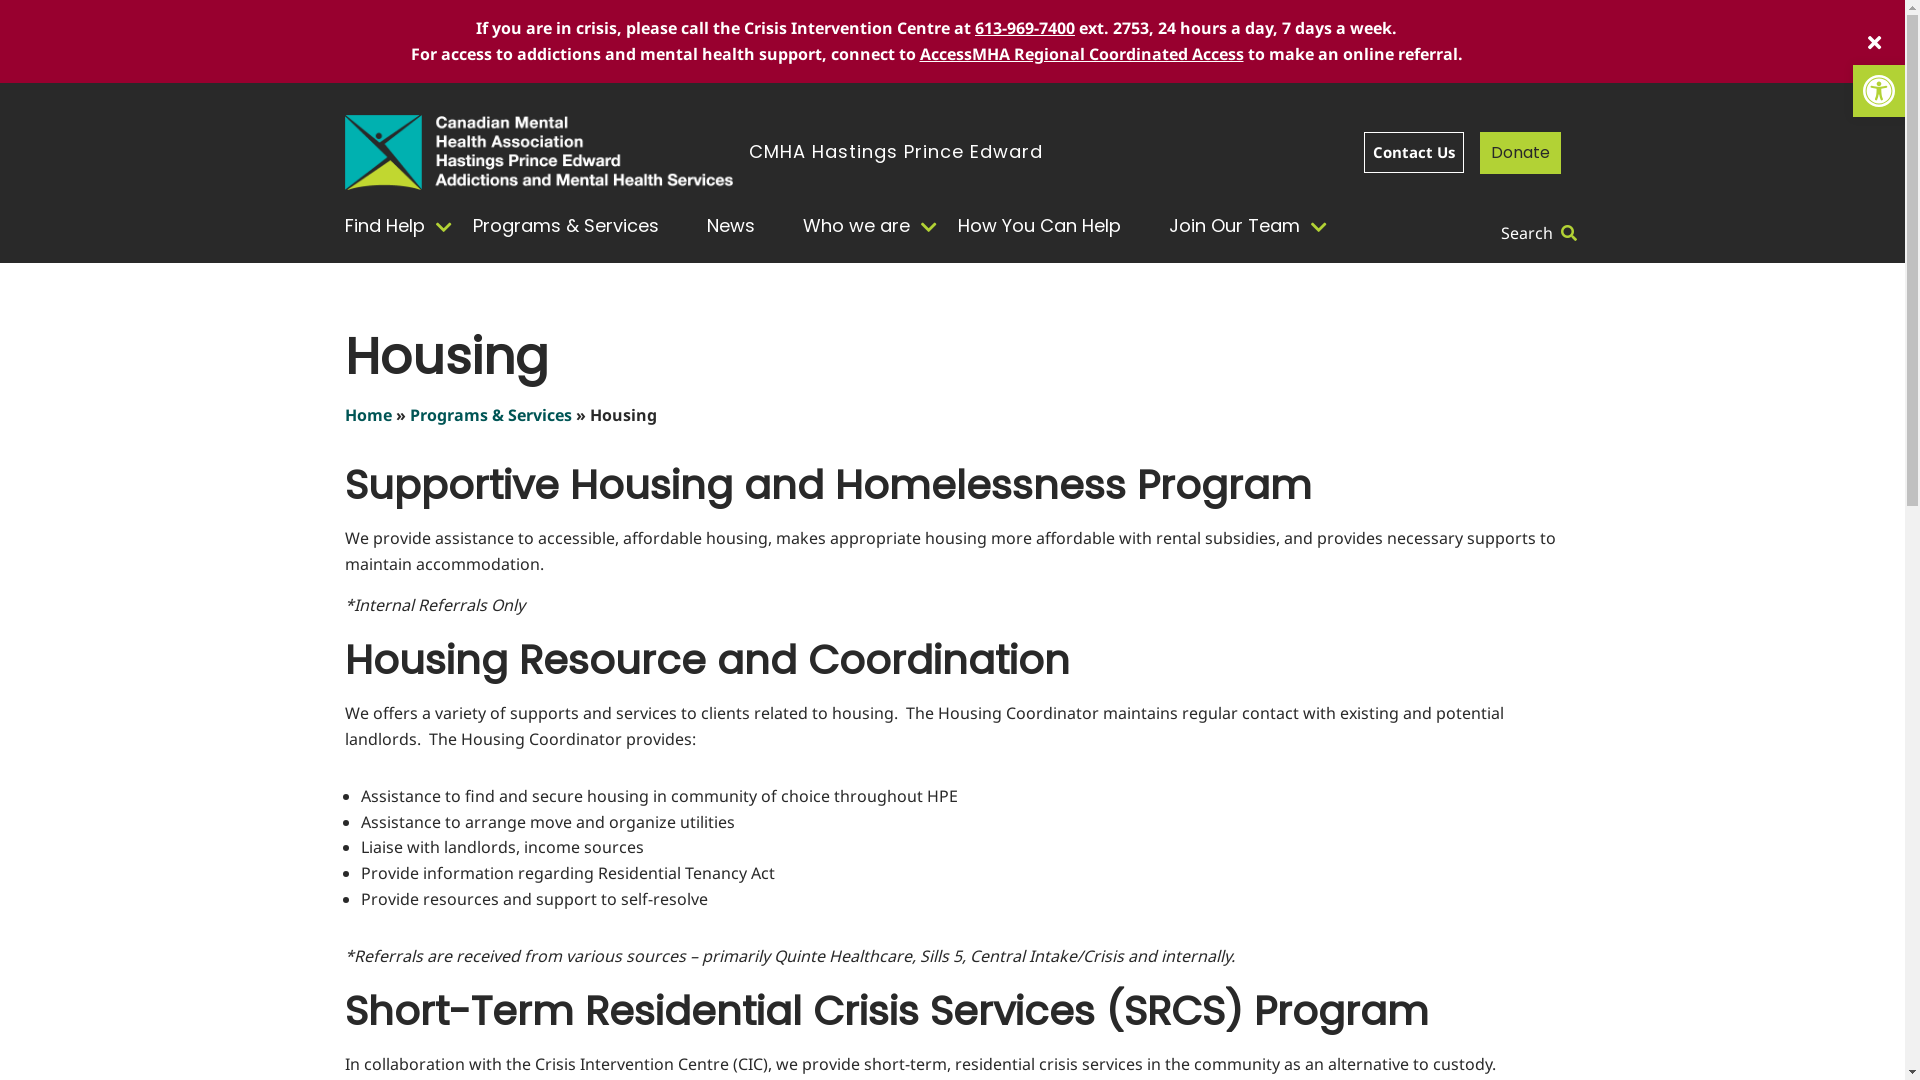  Describe the element at coordinates (344, 225) in the screenshot. I see `'Find Help'` at that location.